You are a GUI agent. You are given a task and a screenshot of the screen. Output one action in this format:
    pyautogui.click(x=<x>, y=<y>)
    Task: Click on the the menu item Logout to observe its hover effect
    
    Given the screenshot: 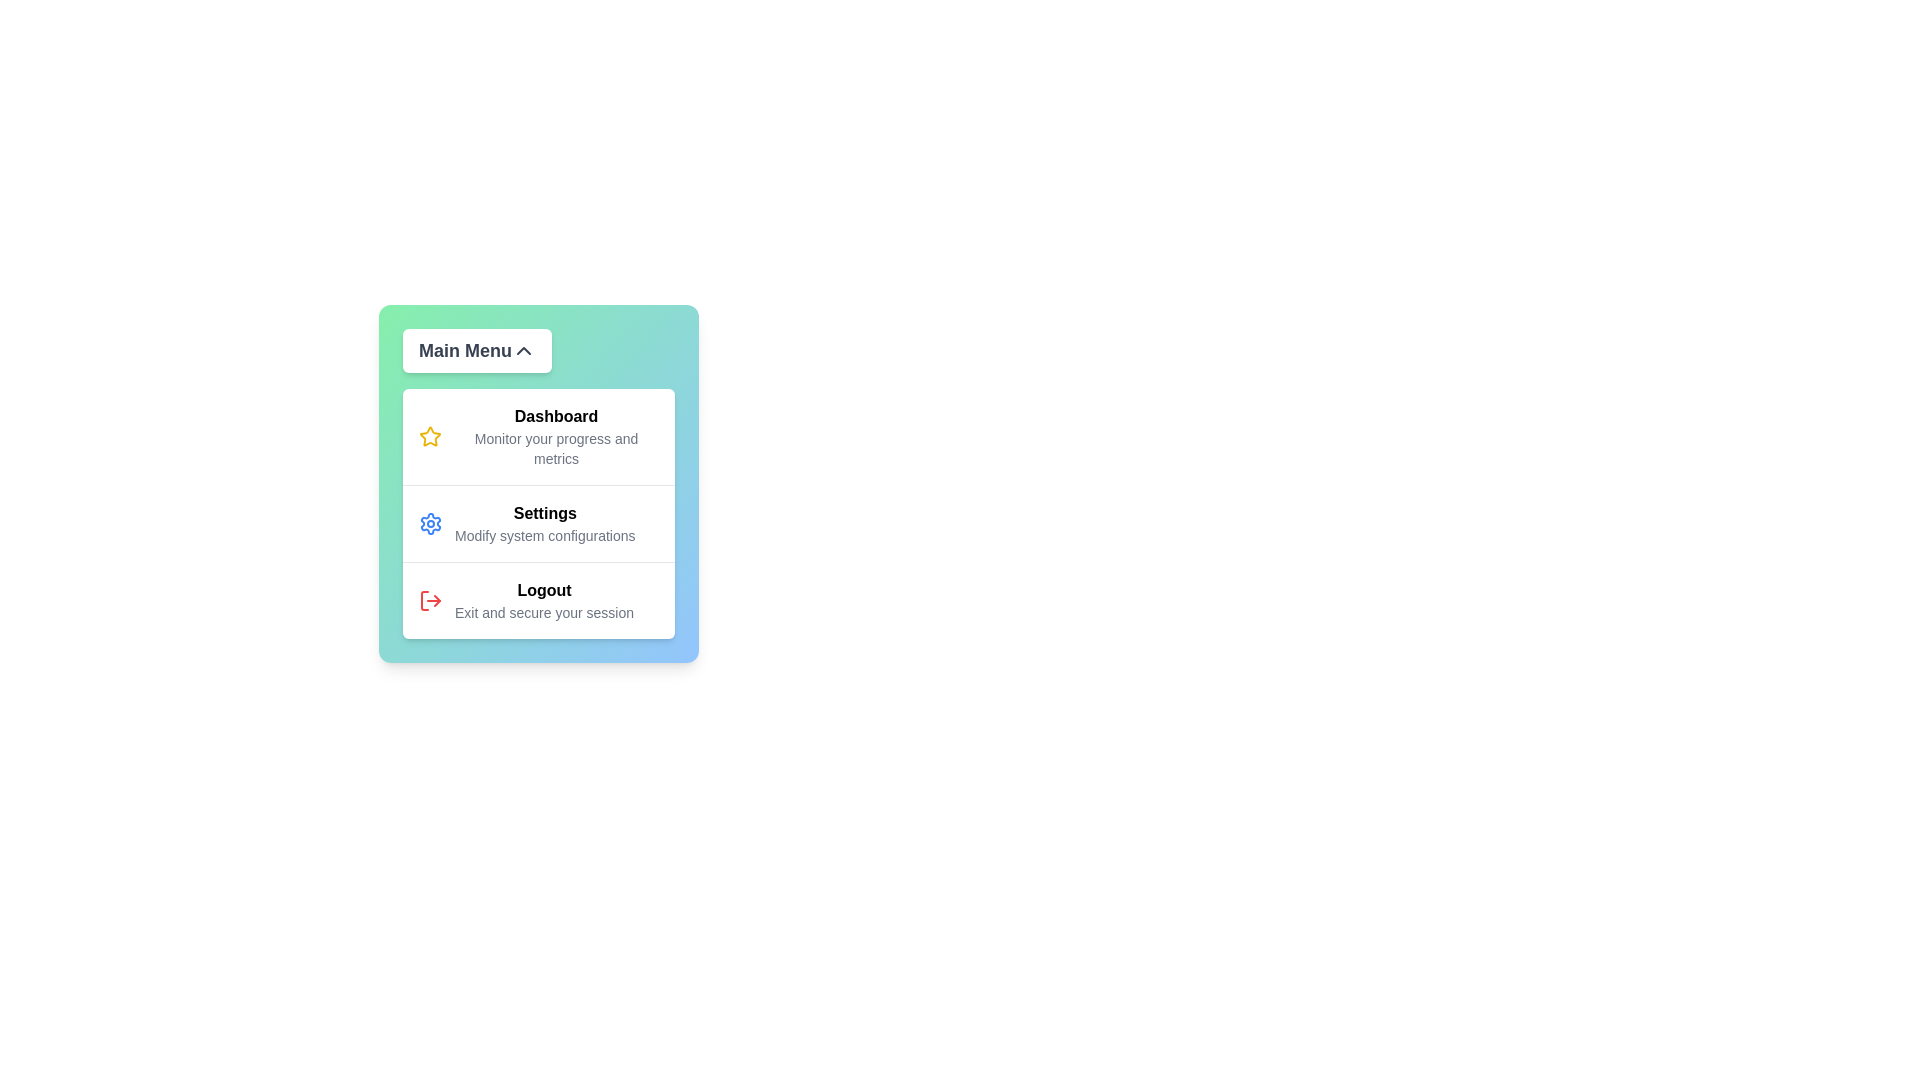 What is the action you would take?
    pyautogui.click(x=538, y=599)
    